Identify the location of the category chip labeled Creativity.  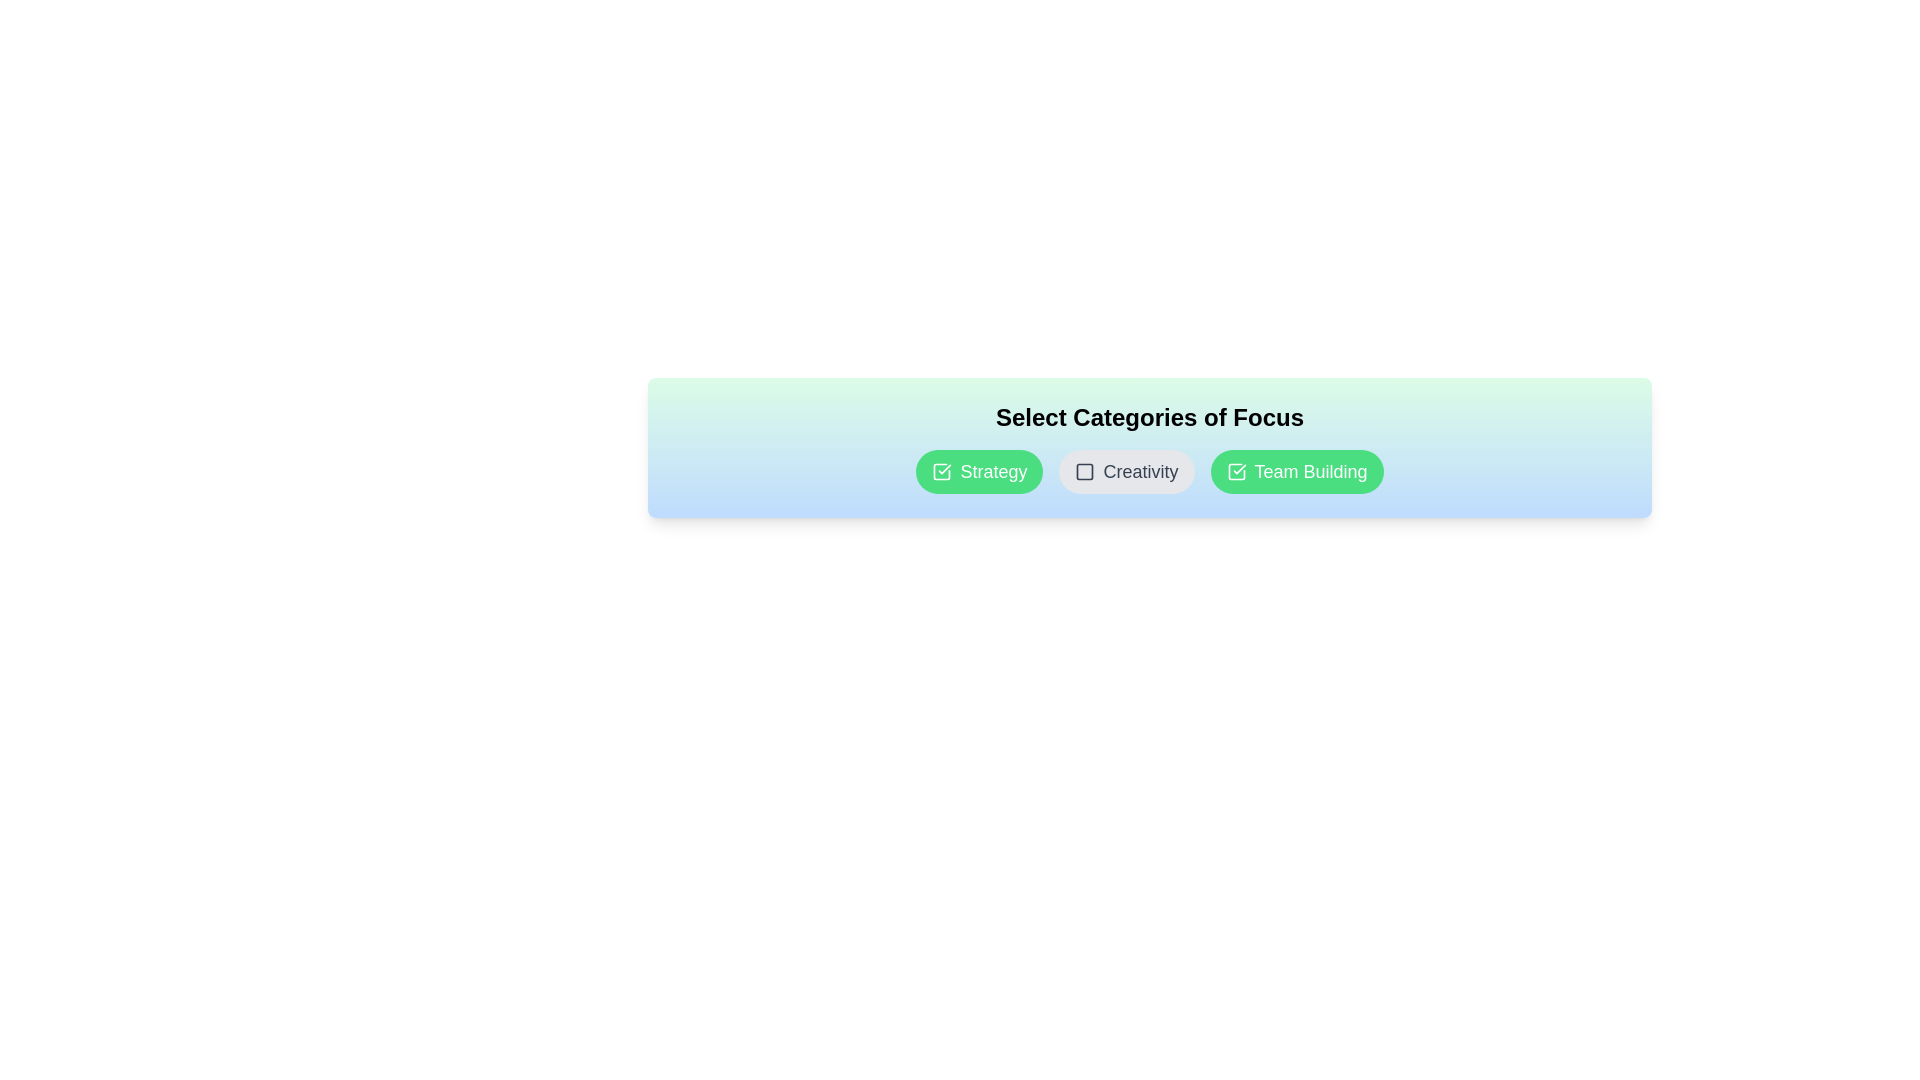
(1127, 471).